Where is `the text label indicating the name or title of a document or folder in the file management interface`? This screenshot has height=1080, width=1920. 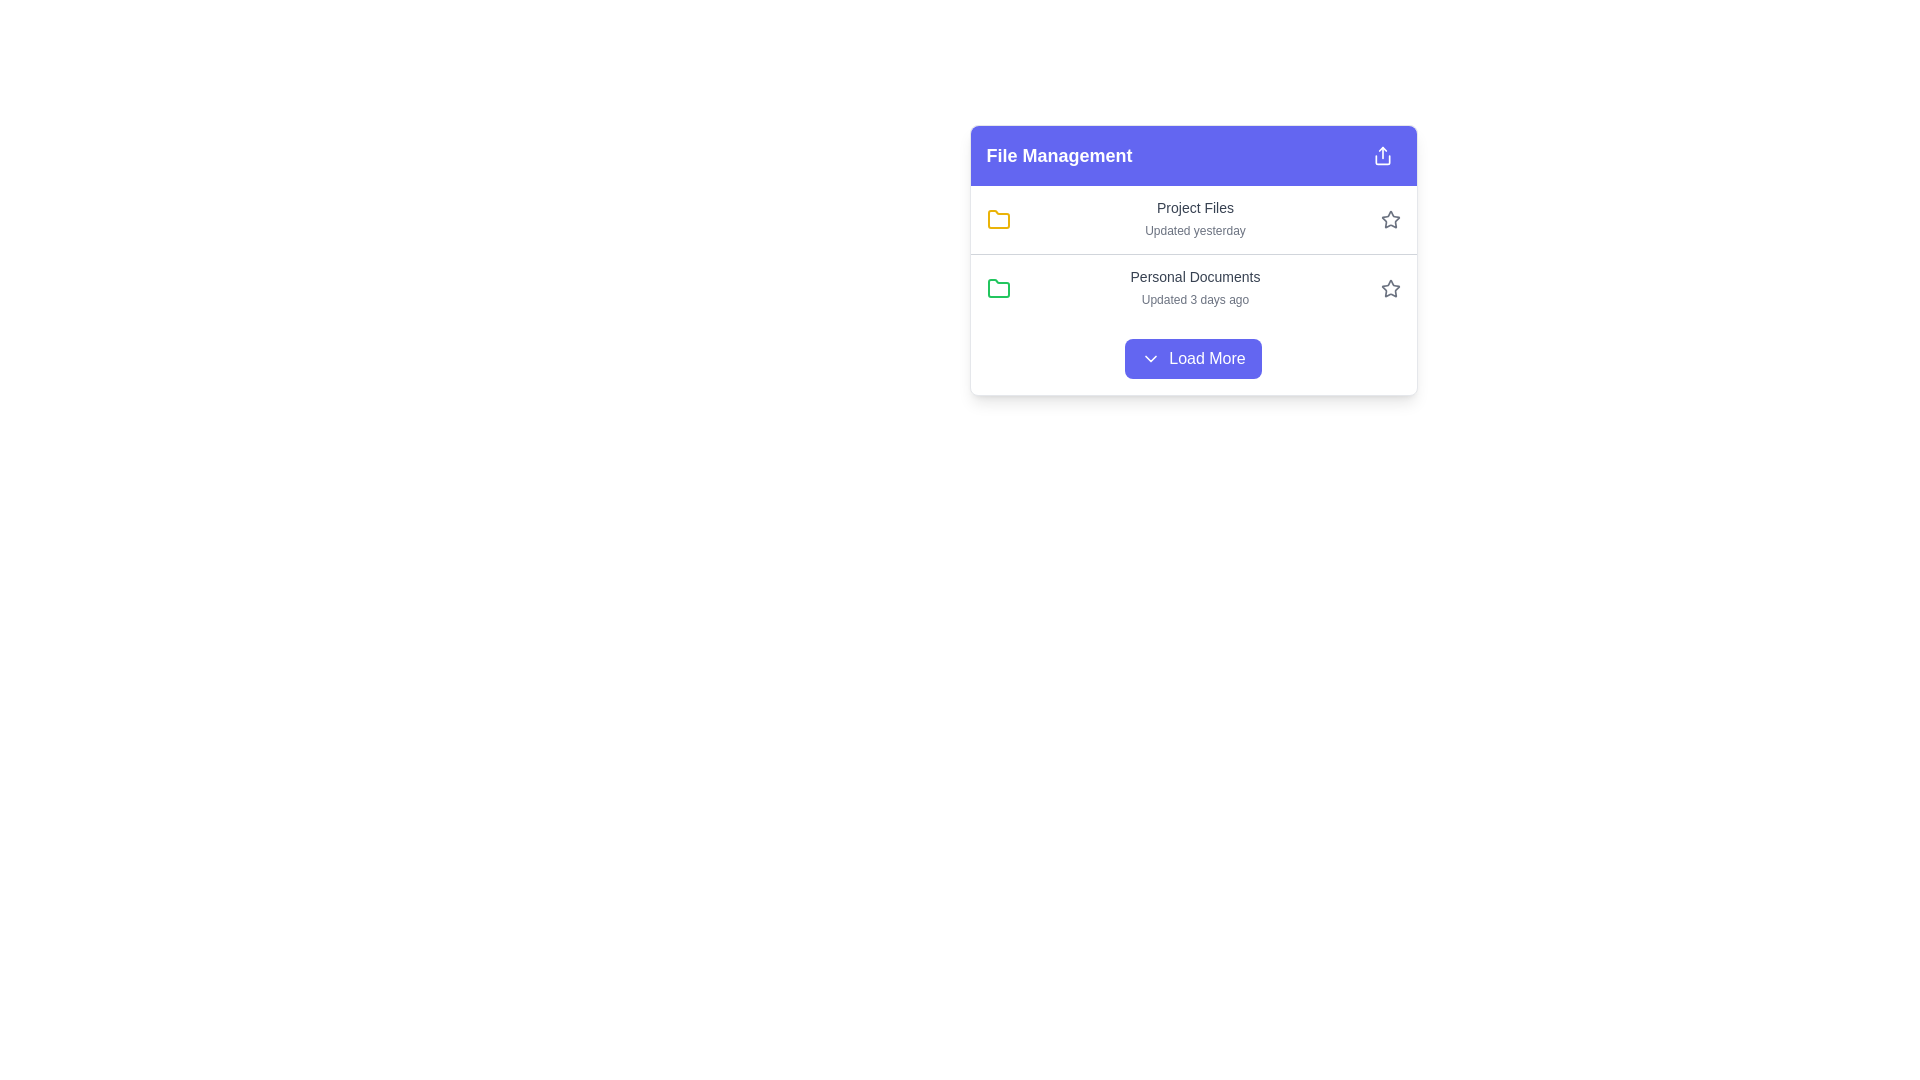 the text label indicating the name or title of a document or folder in the file management interface is located at coordinates (1195, 208).